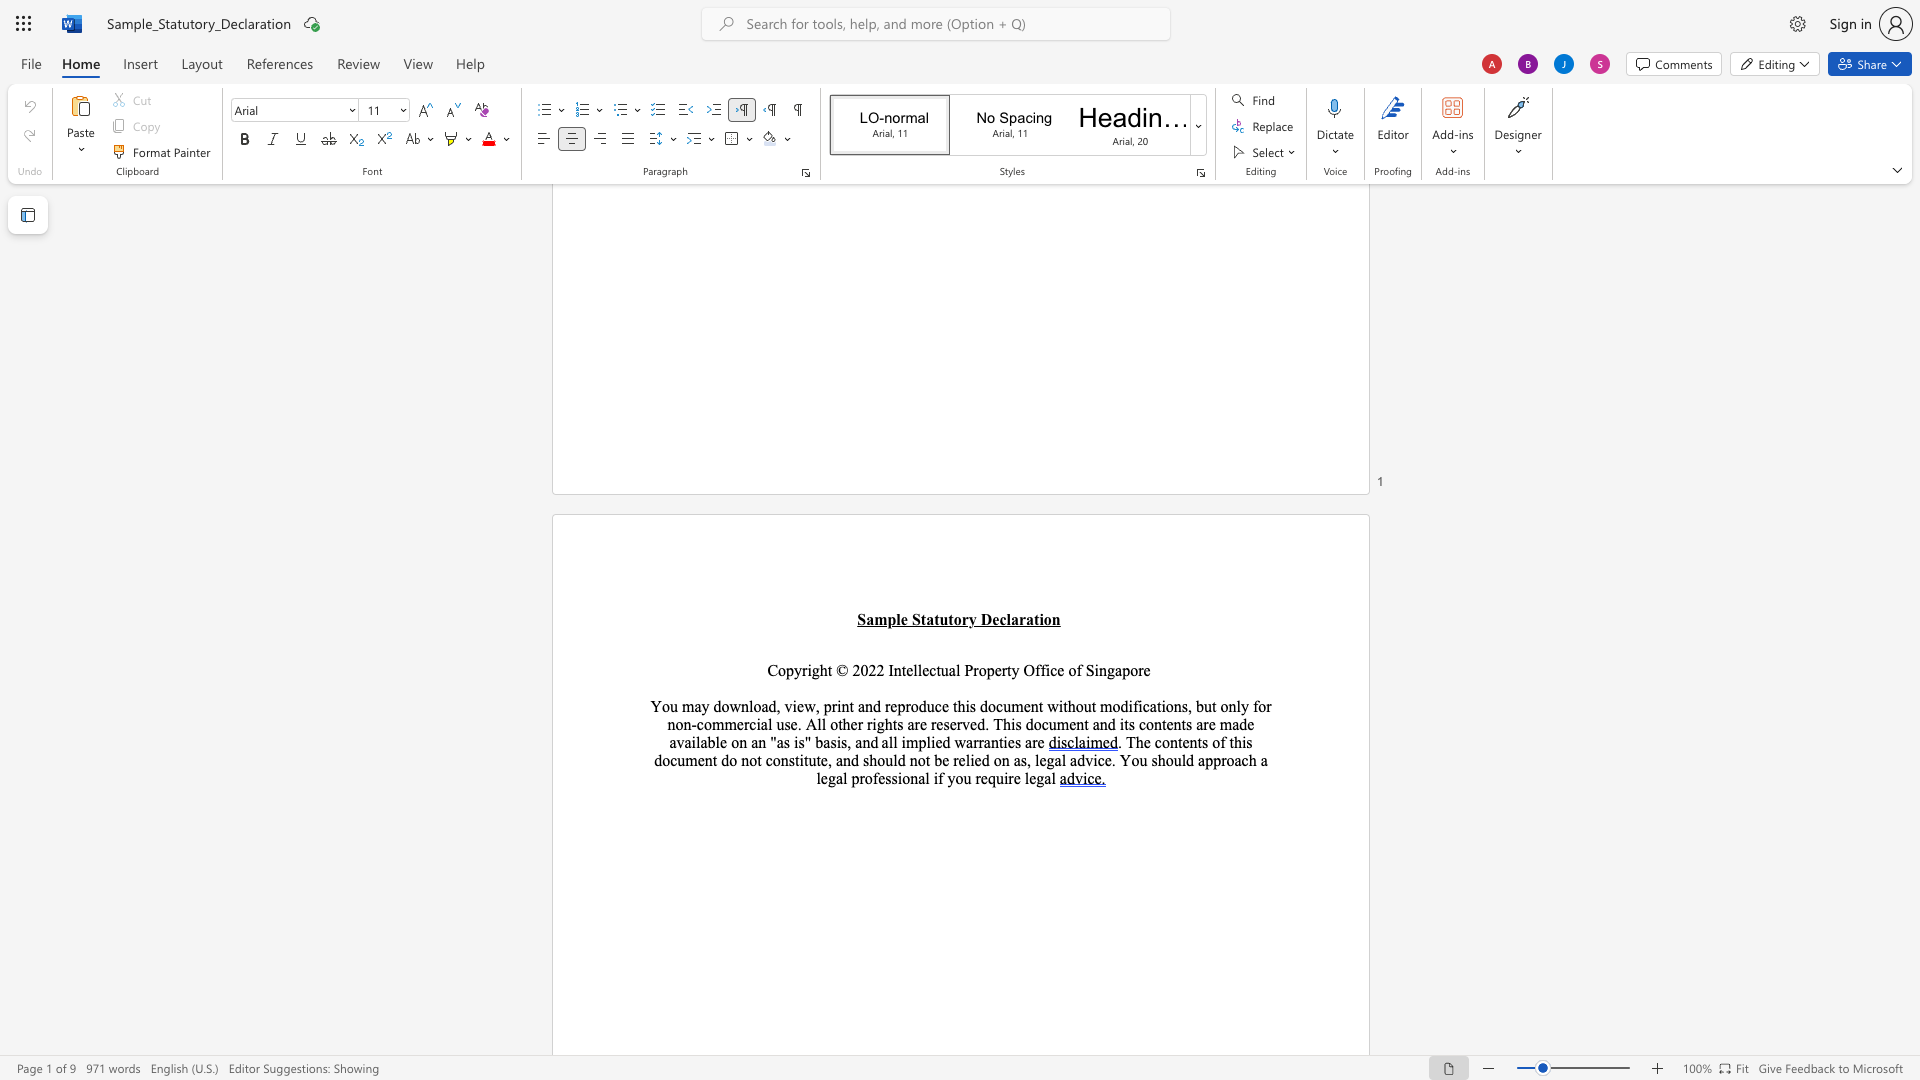 The width and height of the screenshot is (1920, 1080). I want to click on the 2th character "f" in the text, so click(1042, 670).